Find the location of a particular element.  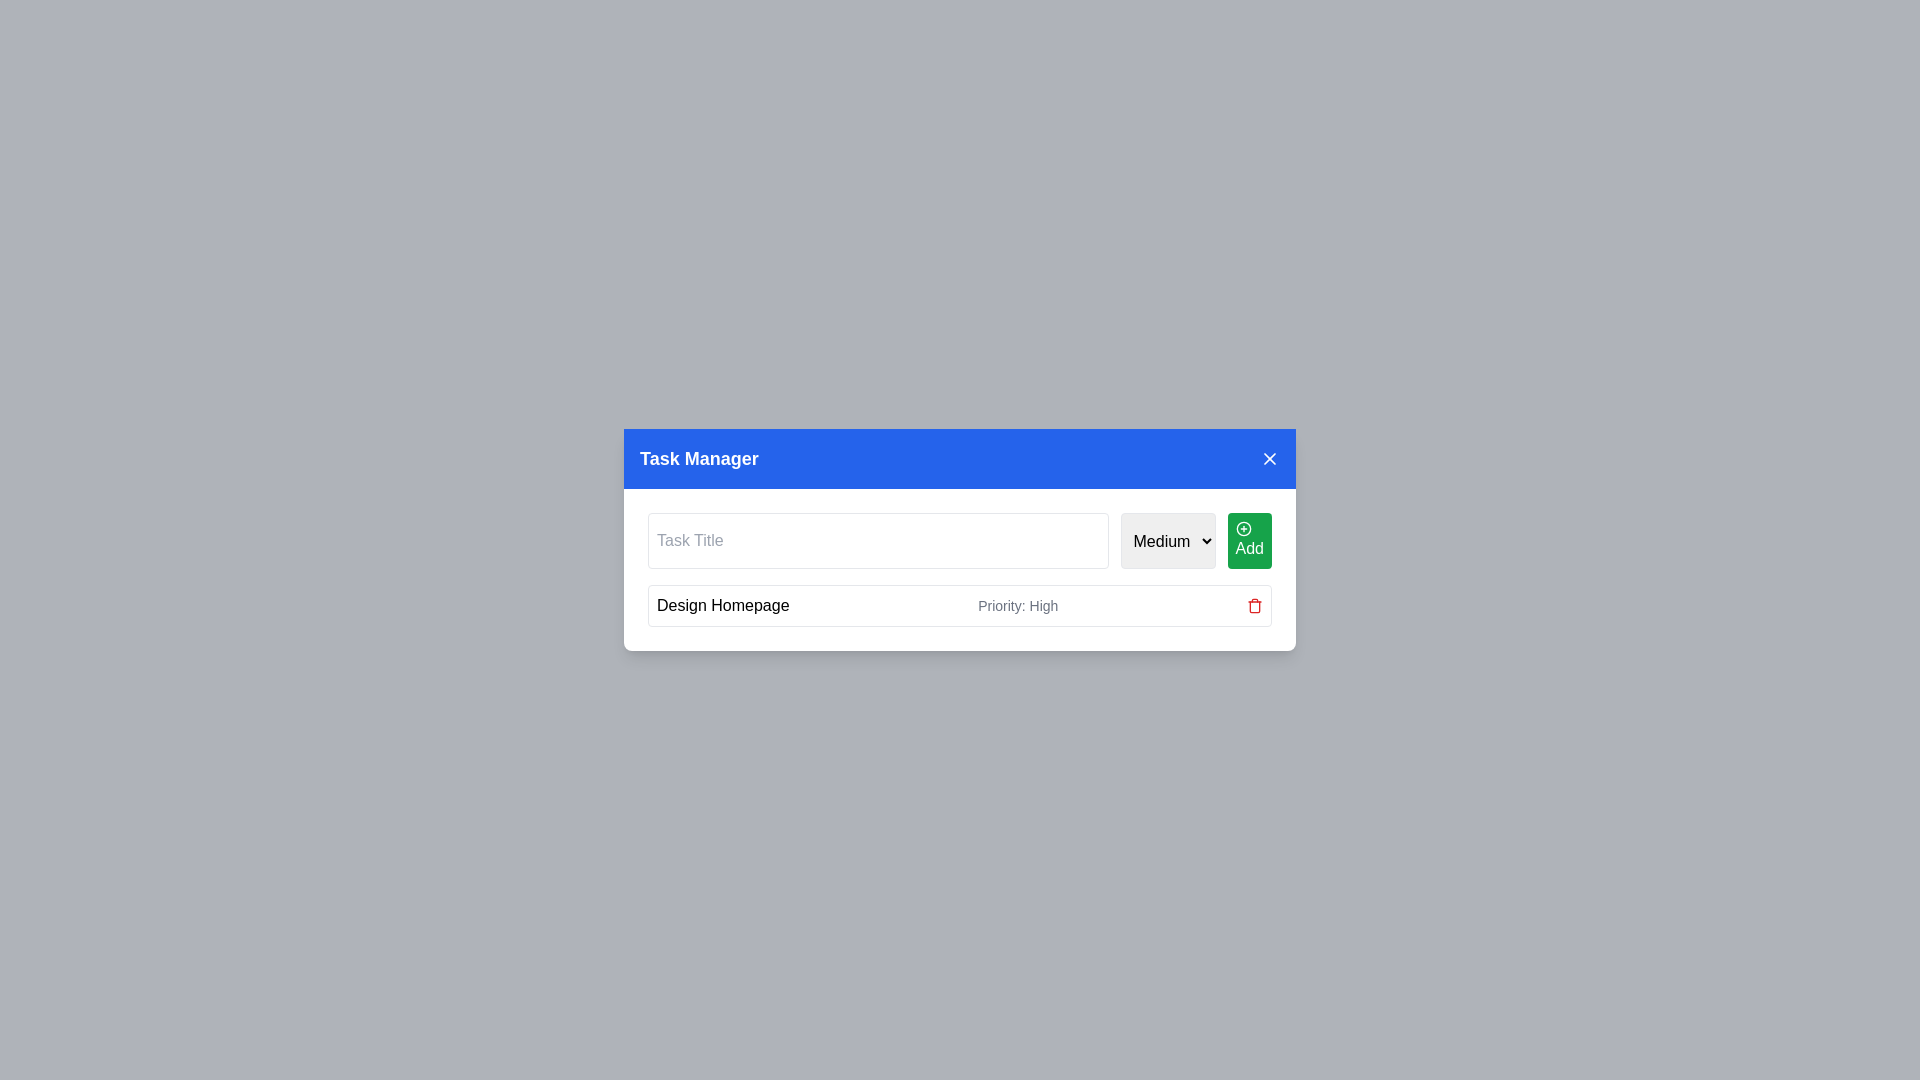

the visual indication of the small green circular icon with a white plus sign, which is part of the 'Add' button in the Task Manager interface, located on the right side of the task input field is located at coordinates (1242, 527).